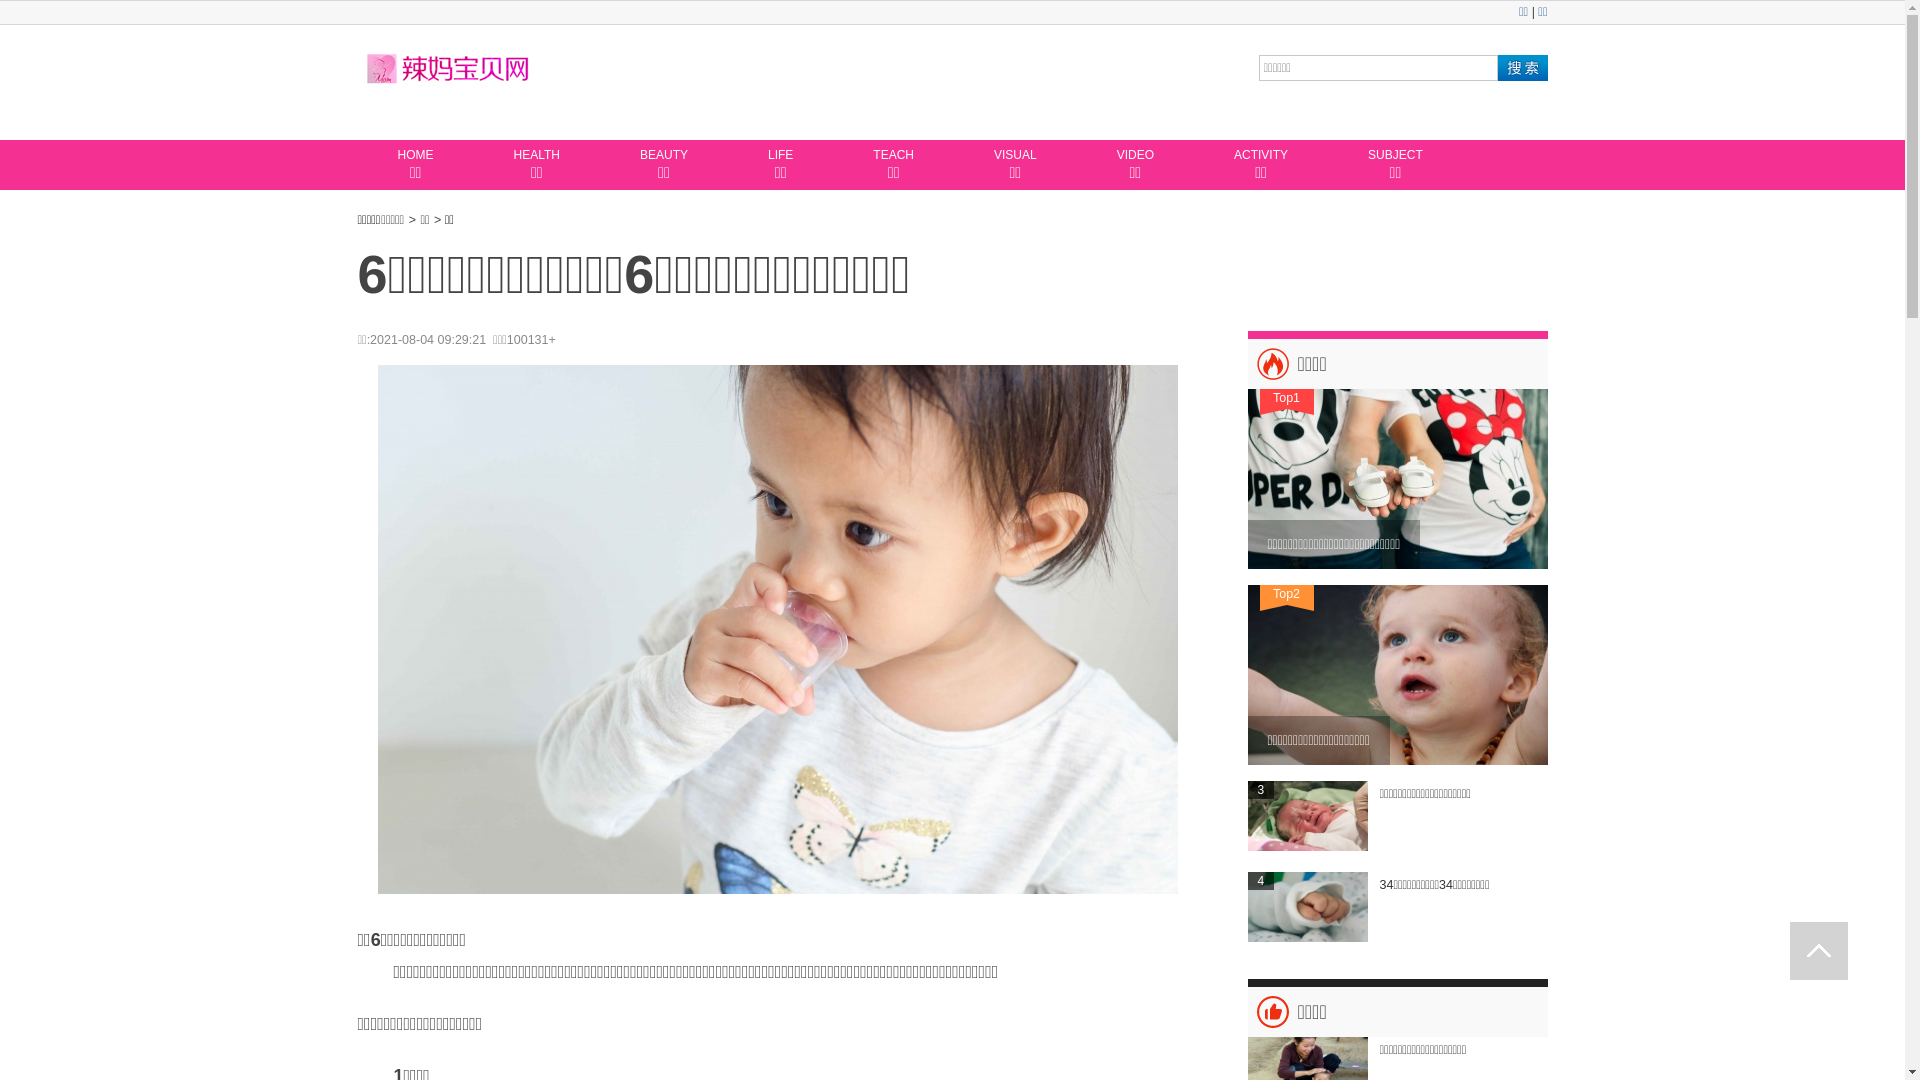  Describe the element at coordinates (1819, 950) in the screenshot. I see `' '` at that location.